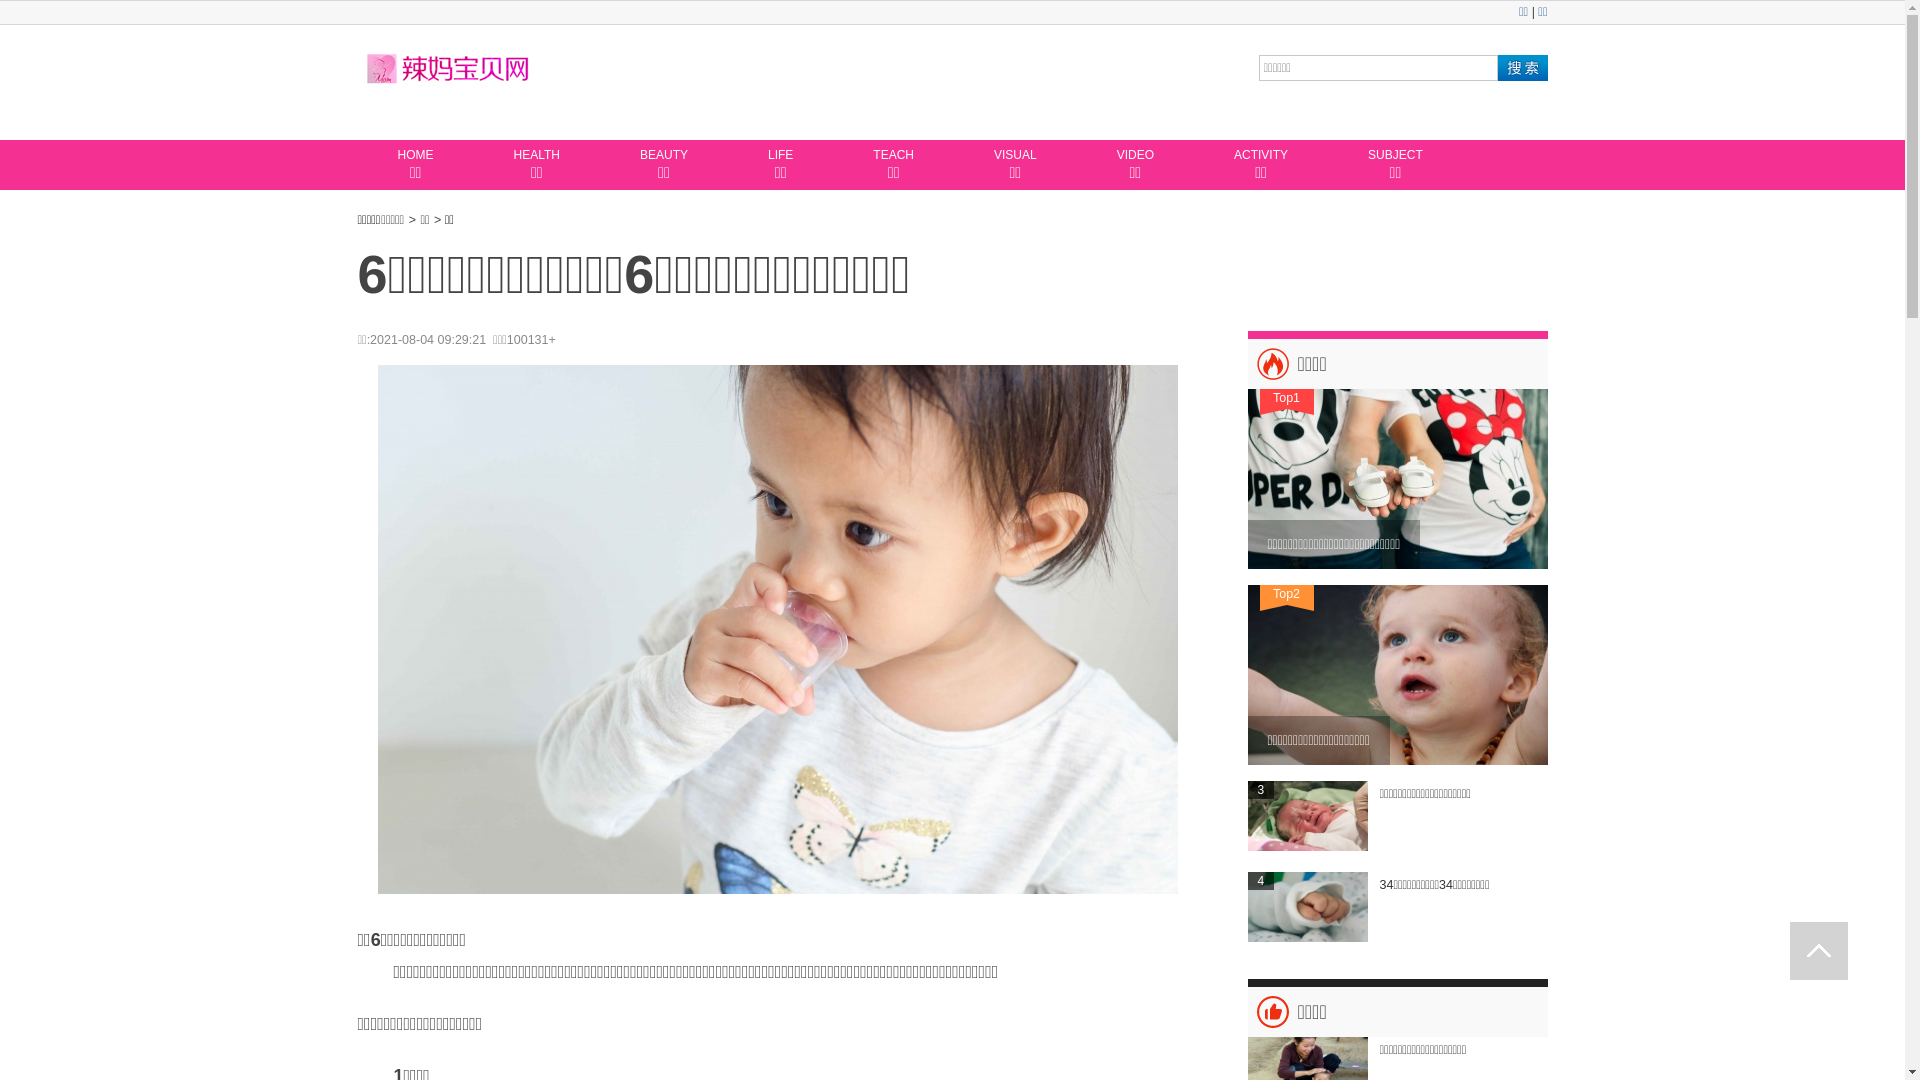  Describe the element at coordinates (1819, 950) in the screenshot. I see `' '` at that location.